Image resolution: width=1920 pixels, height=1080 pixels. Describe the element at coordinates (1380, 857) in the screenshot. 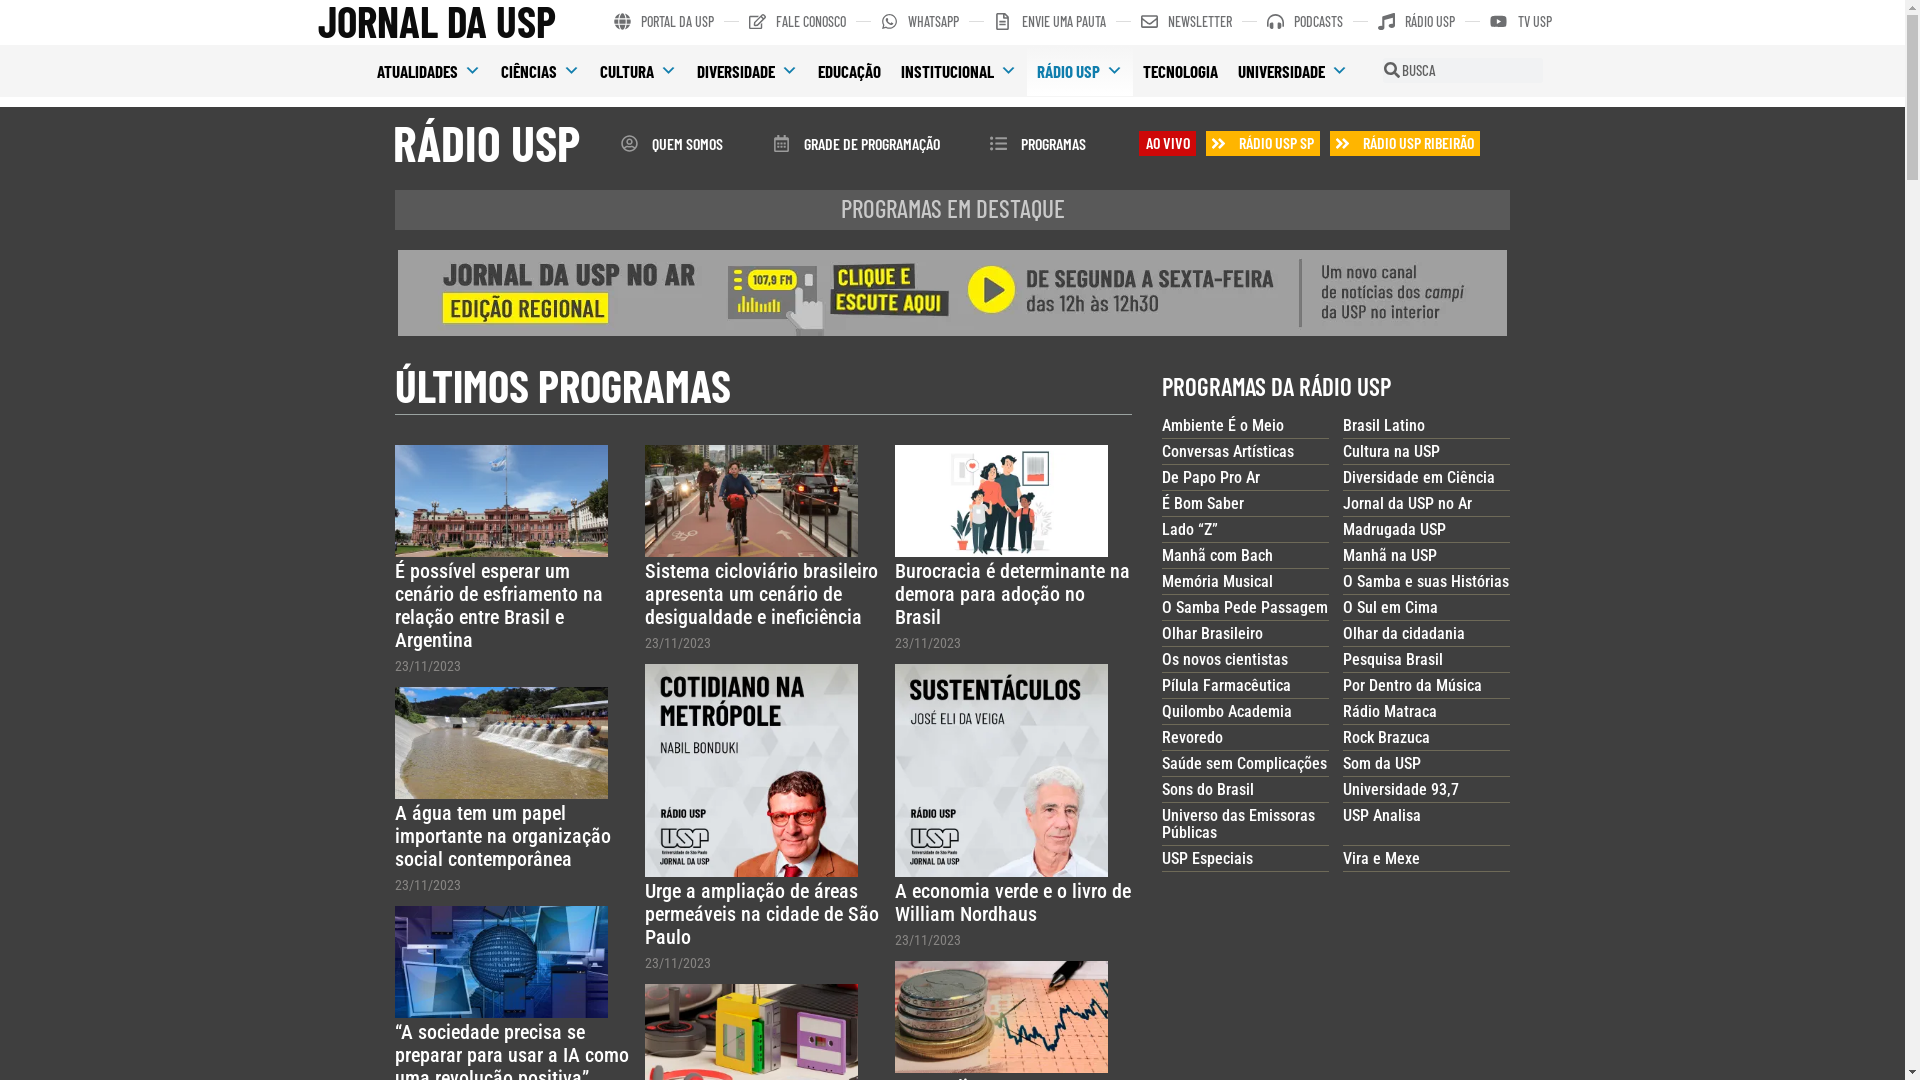

I see `'Vira e Mexe'` at that location.